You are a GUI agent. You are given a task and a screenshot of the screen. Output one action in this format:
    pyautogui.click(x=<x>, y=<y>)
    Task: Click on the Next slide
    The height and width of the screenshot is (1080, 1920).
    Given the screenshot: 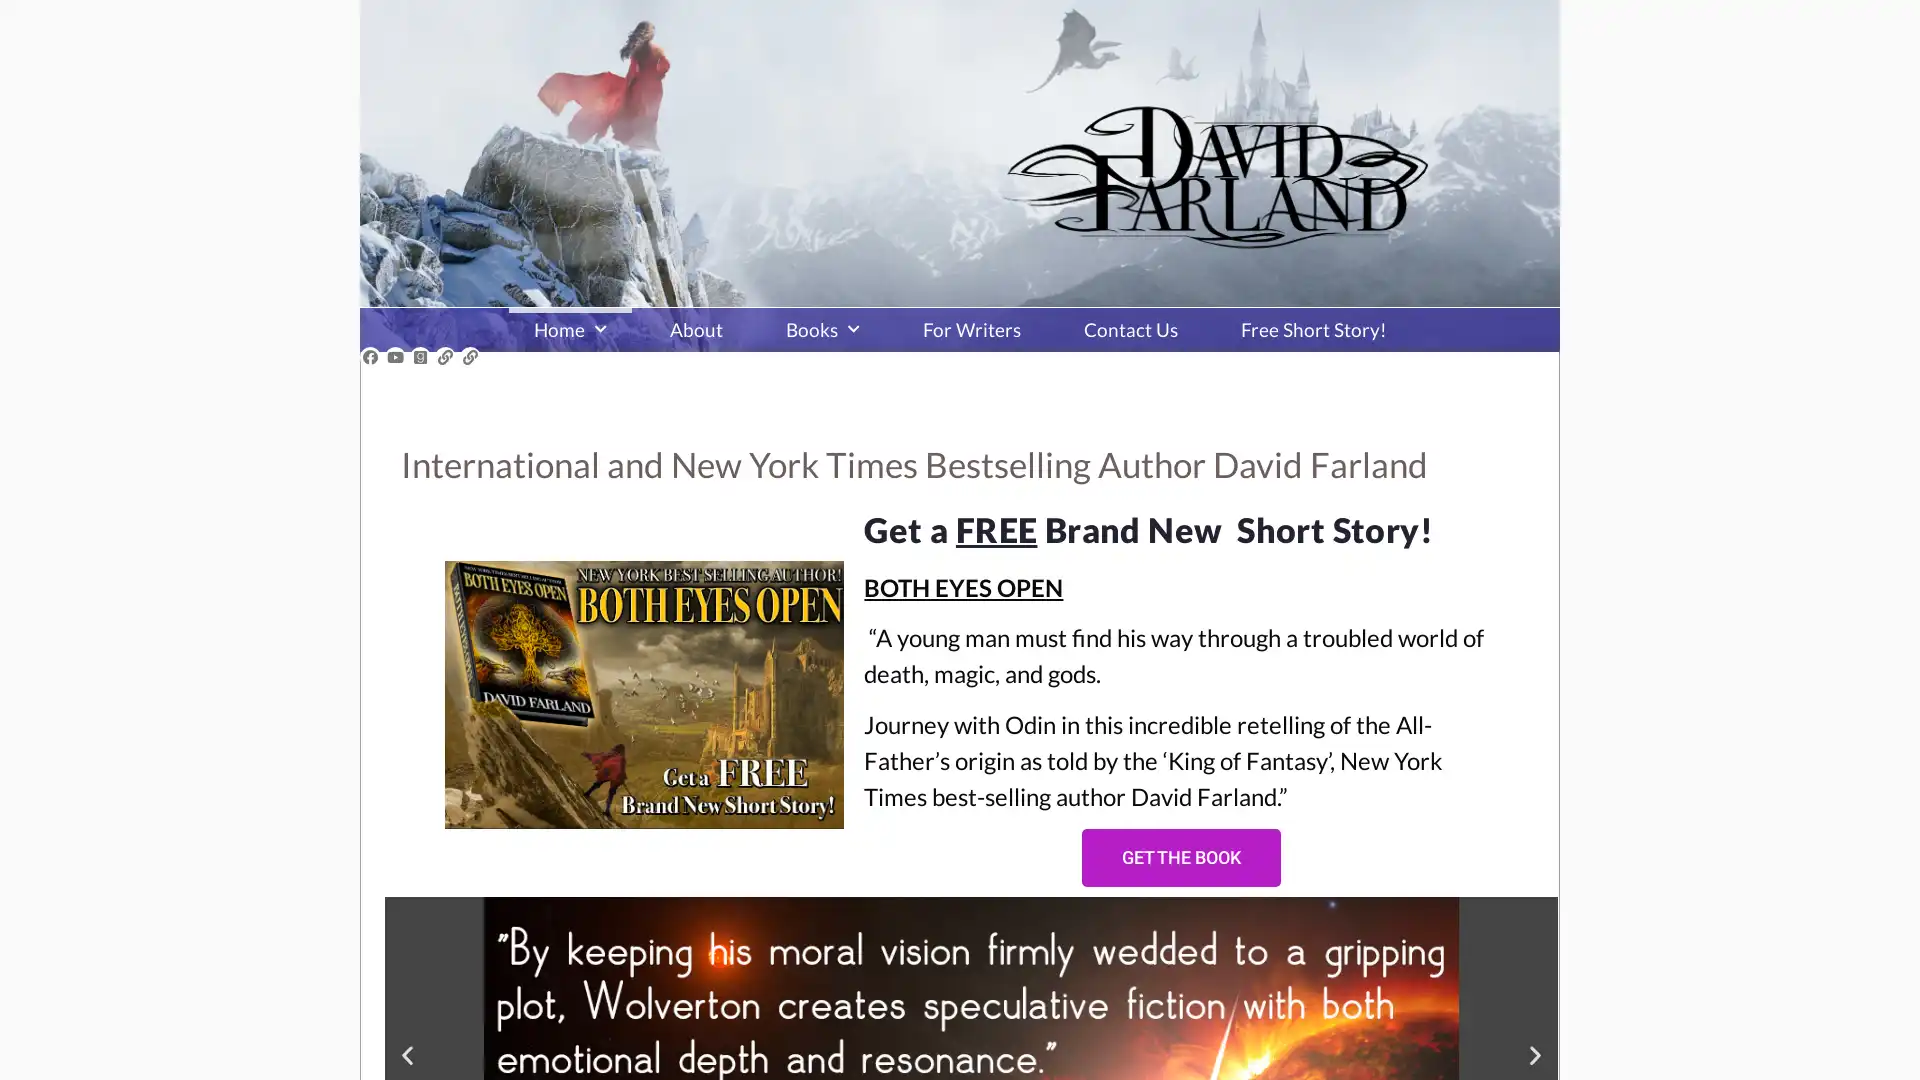 What is the action you would take?
    pyautogui.click(x=1534, y=1053)
    